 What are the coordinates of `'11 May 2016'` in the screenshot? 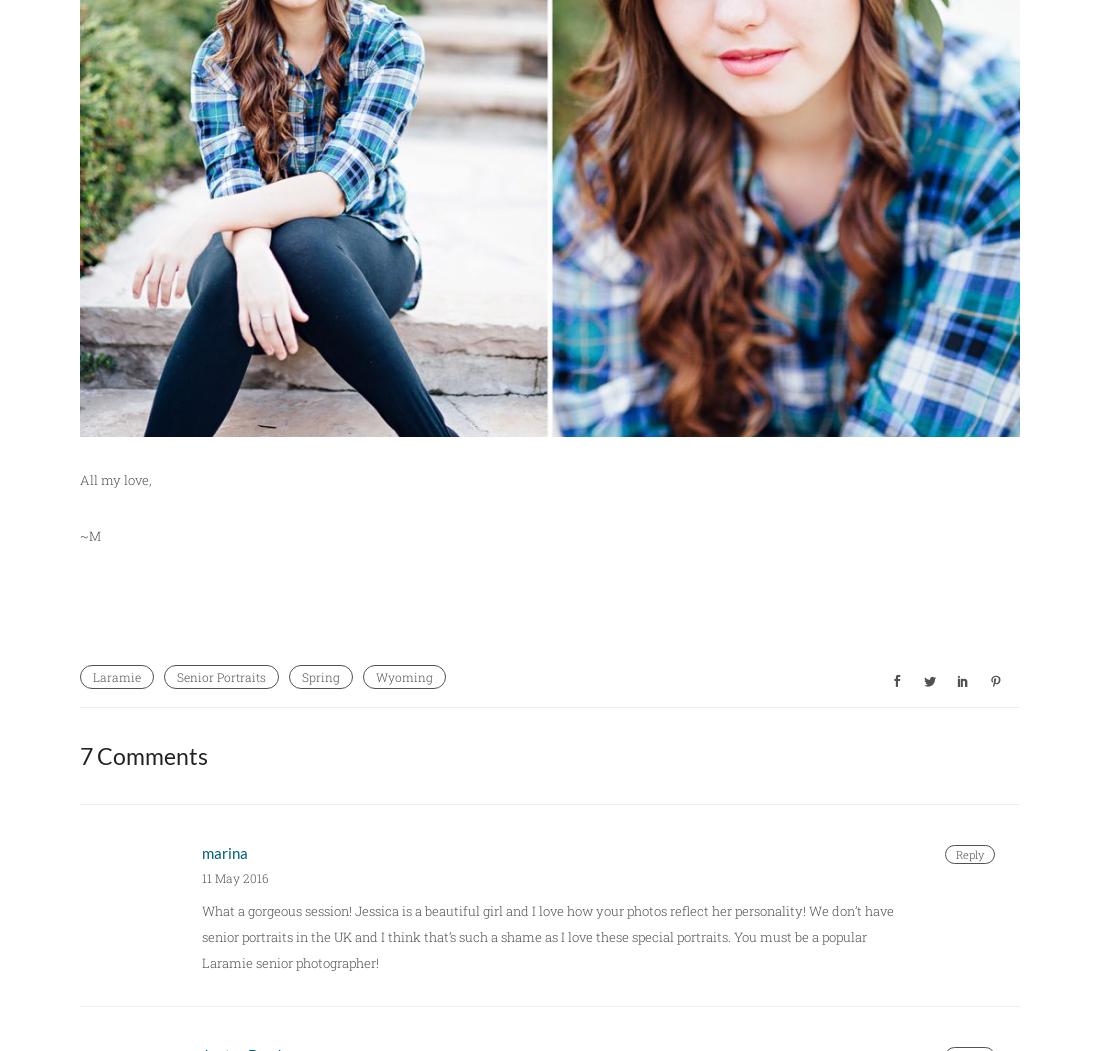 It's located at (200, 875).